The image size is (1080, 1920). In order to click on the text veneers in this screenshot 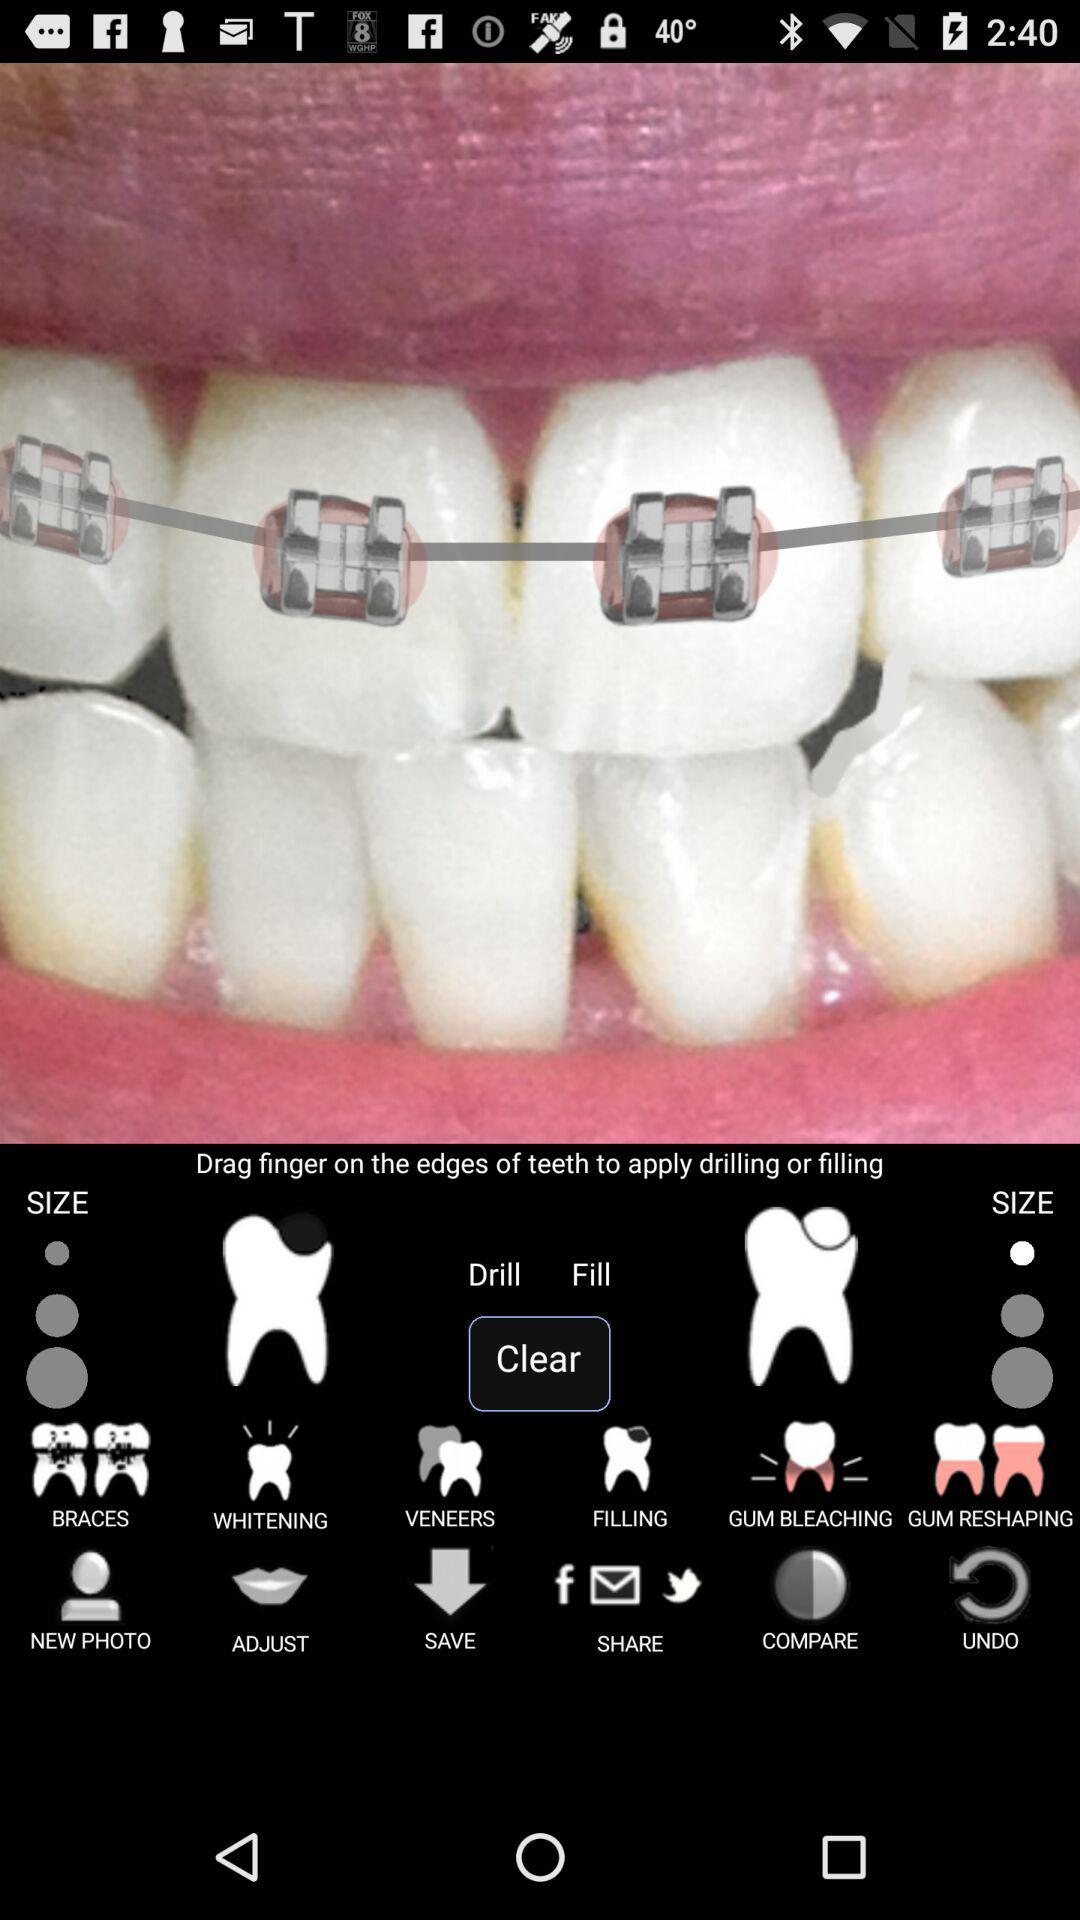, I will do `click(450, 1474)`.